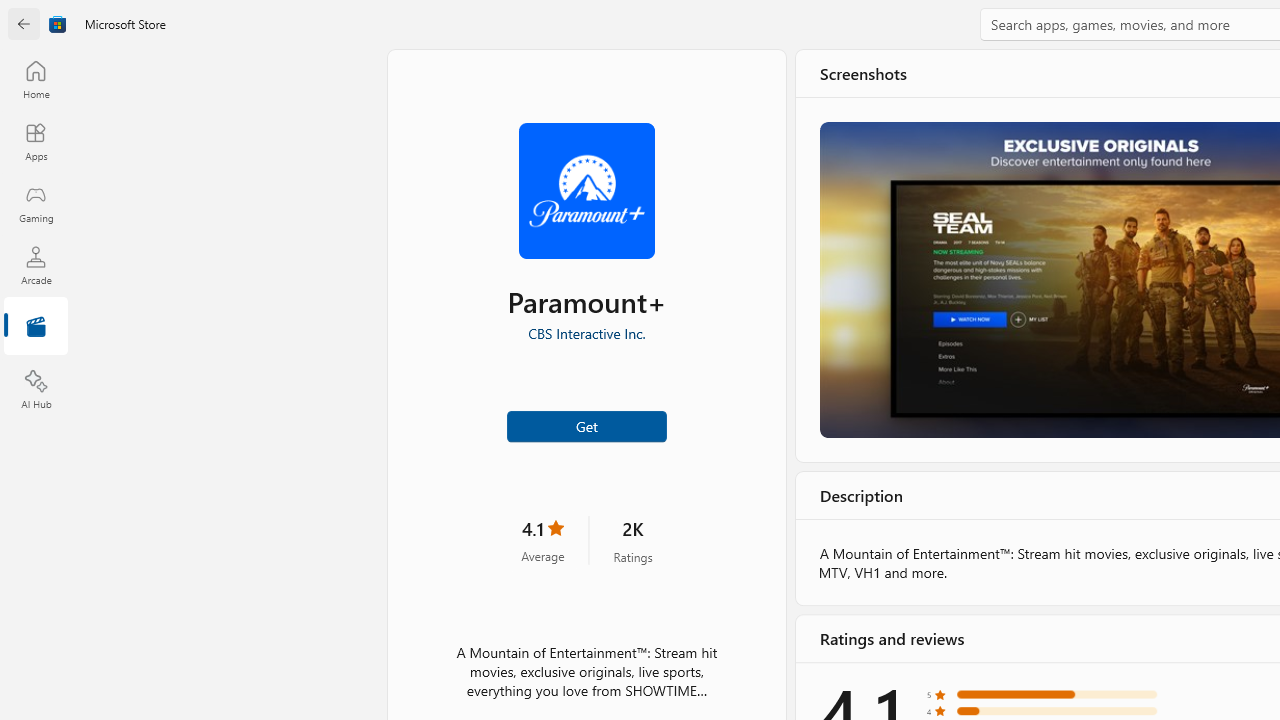  What do you see at coordinates (58, 24) in the screenshot?
I see `'Class: Image'` at bounding box center [58, 24].